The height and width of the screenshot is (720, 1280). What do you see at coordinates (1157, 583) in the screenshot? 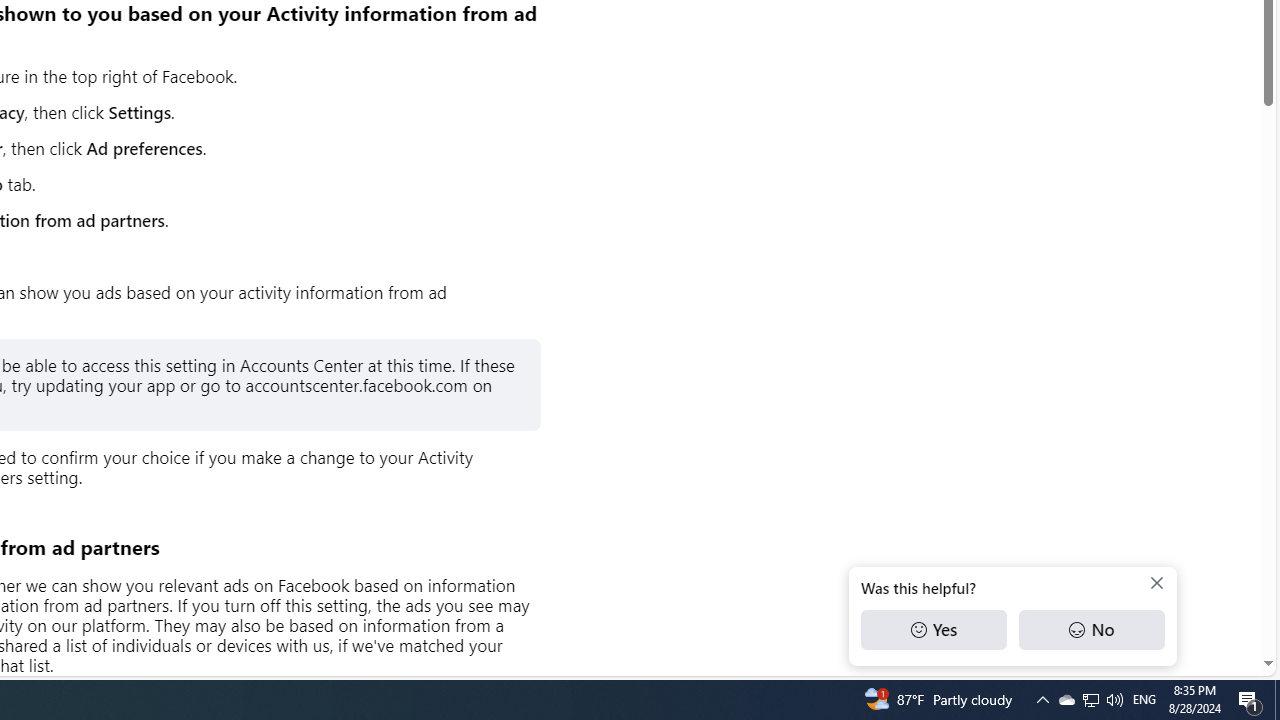
I see `'Dismiss'` at bounding box center [1157, 583].